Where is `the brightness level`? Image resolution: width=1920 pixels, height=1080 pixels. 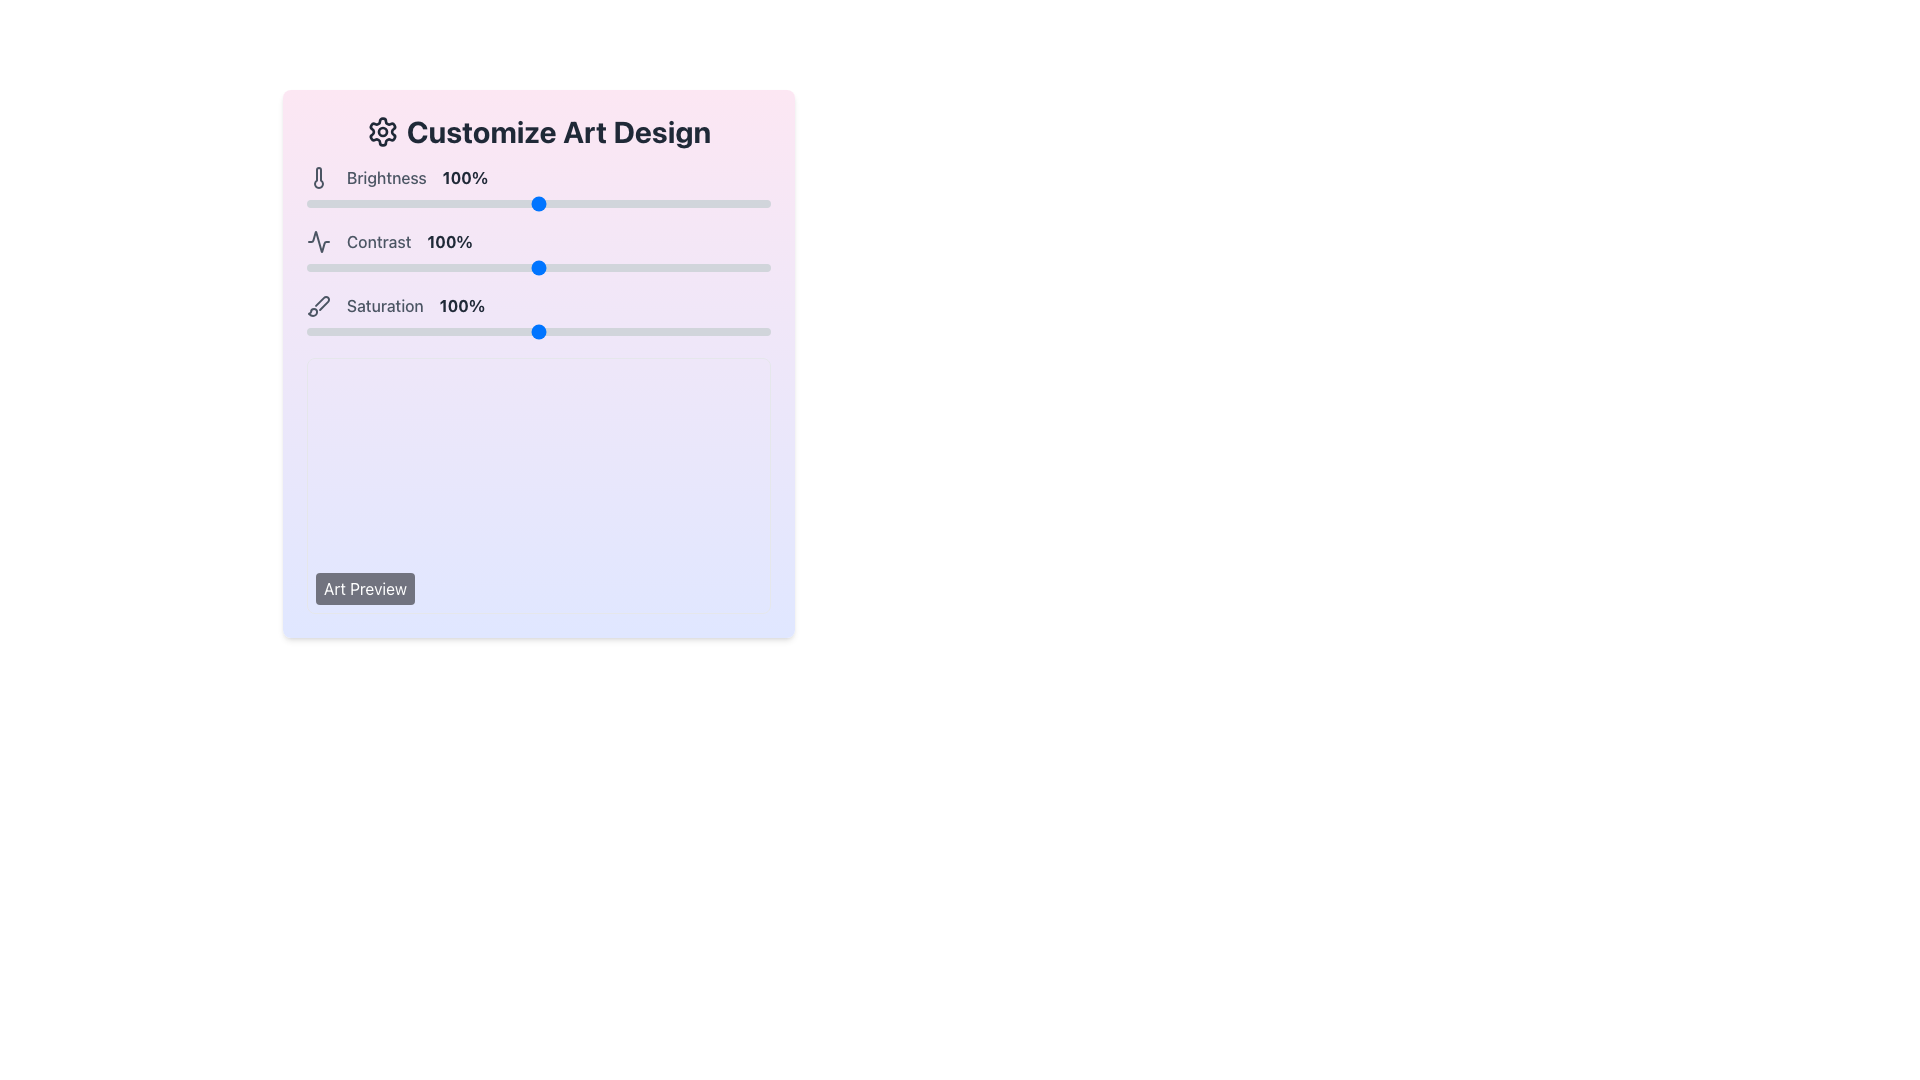 the brightness level is located at coordinates (381, 204).